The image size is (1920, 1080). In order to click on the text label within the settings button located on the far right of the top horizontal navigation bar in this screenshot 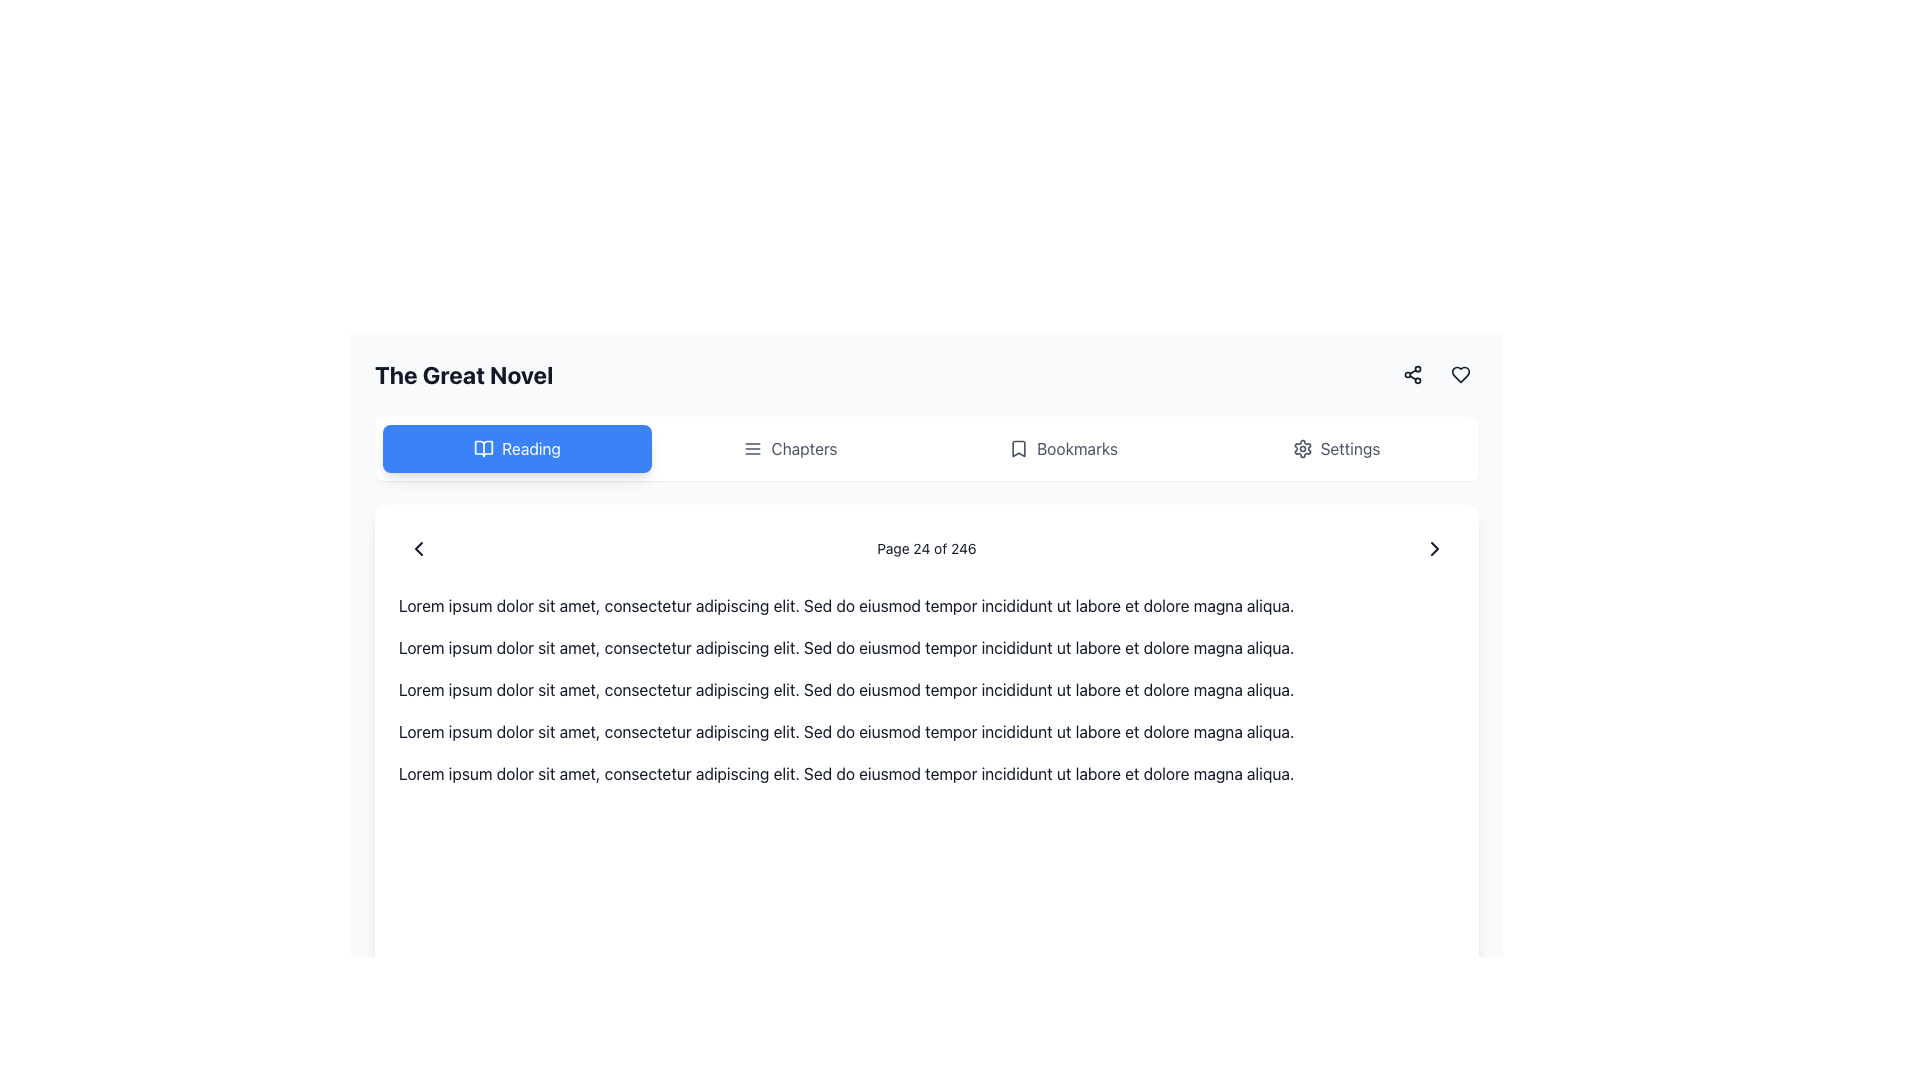, I will do `click(1350, 447)`.